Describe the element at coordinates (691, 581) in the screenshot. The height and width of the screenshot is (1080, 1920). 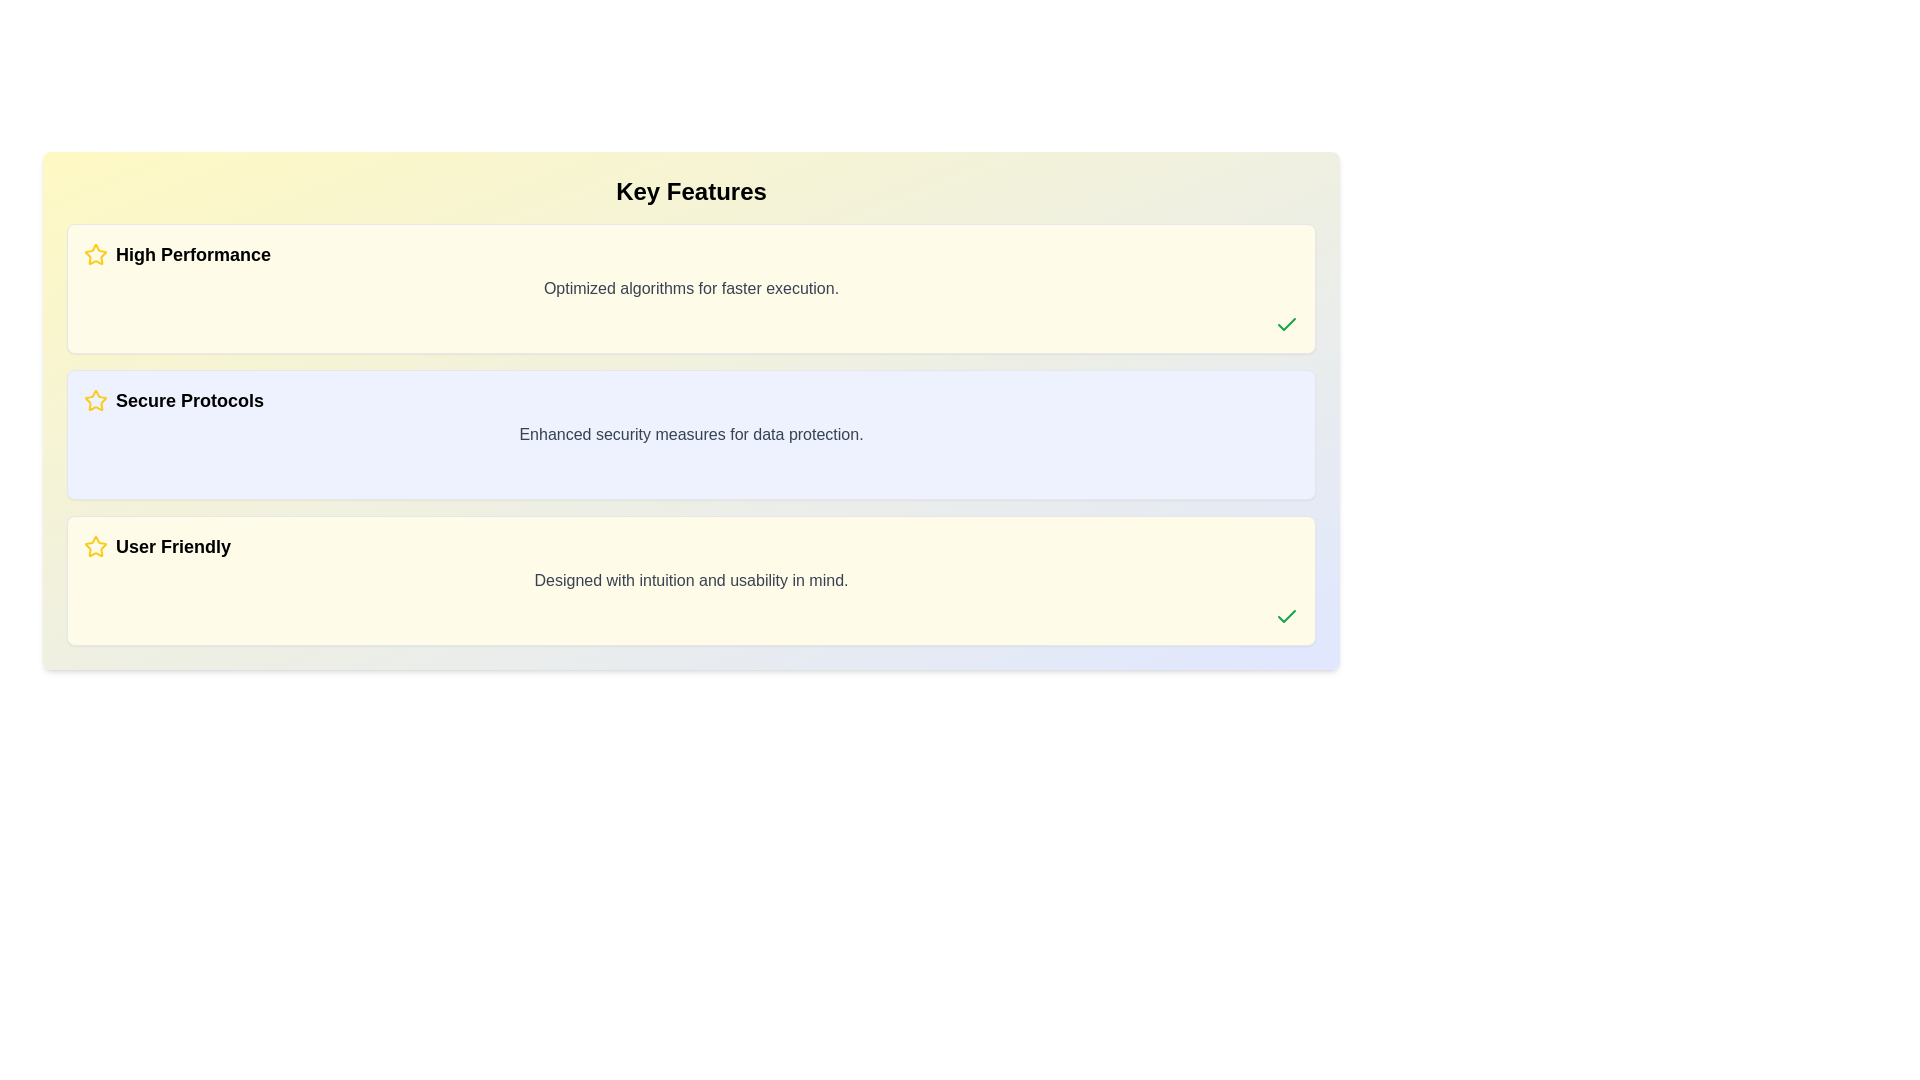
I see `the feature card corresponding to User Friendly` at that location.